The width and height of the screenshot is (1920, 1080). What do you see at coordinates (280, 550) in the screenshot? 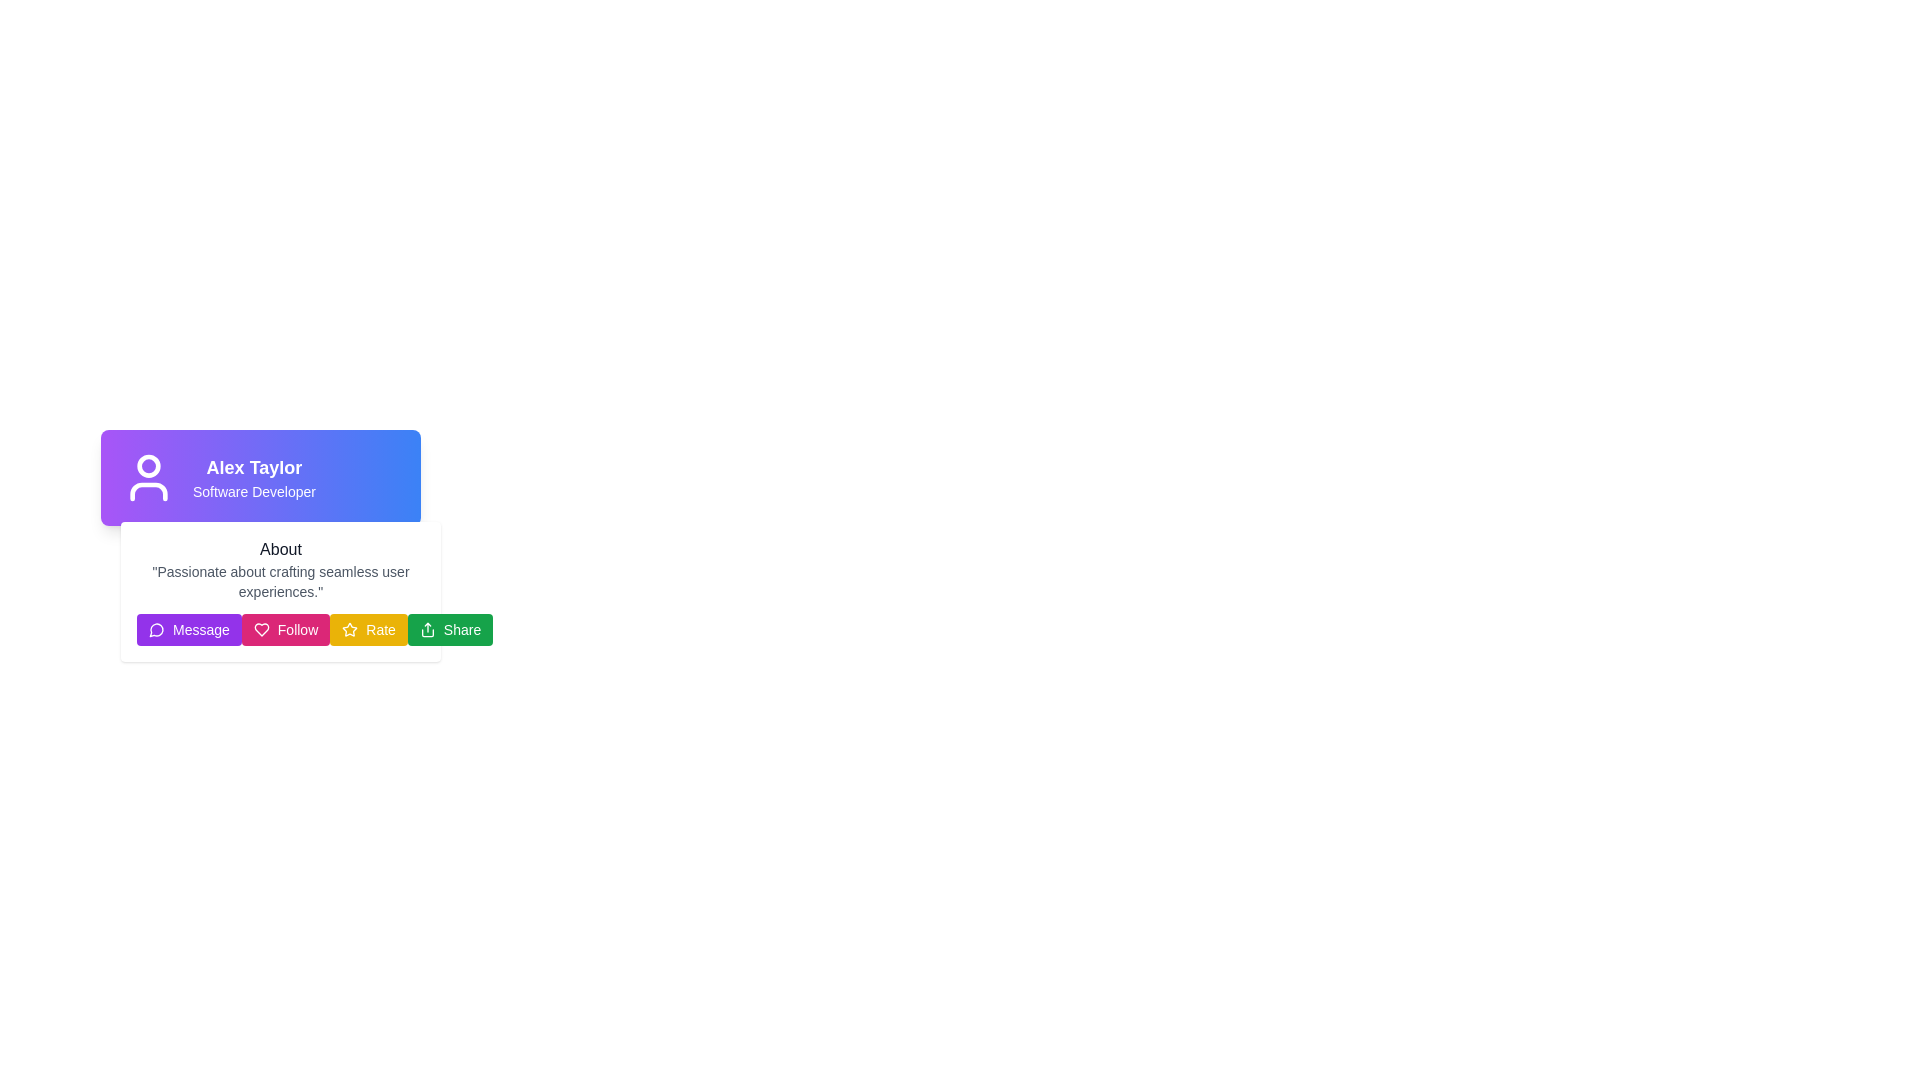
I see `the Heading text label that serves as a heading for the section elaborating on the user's professional interests, positioned above the text 'Passionate about crafting seamless user experiences.' and below the profile name 'Alex Taylor, Software Developer'` at bounding box center [280, 550].